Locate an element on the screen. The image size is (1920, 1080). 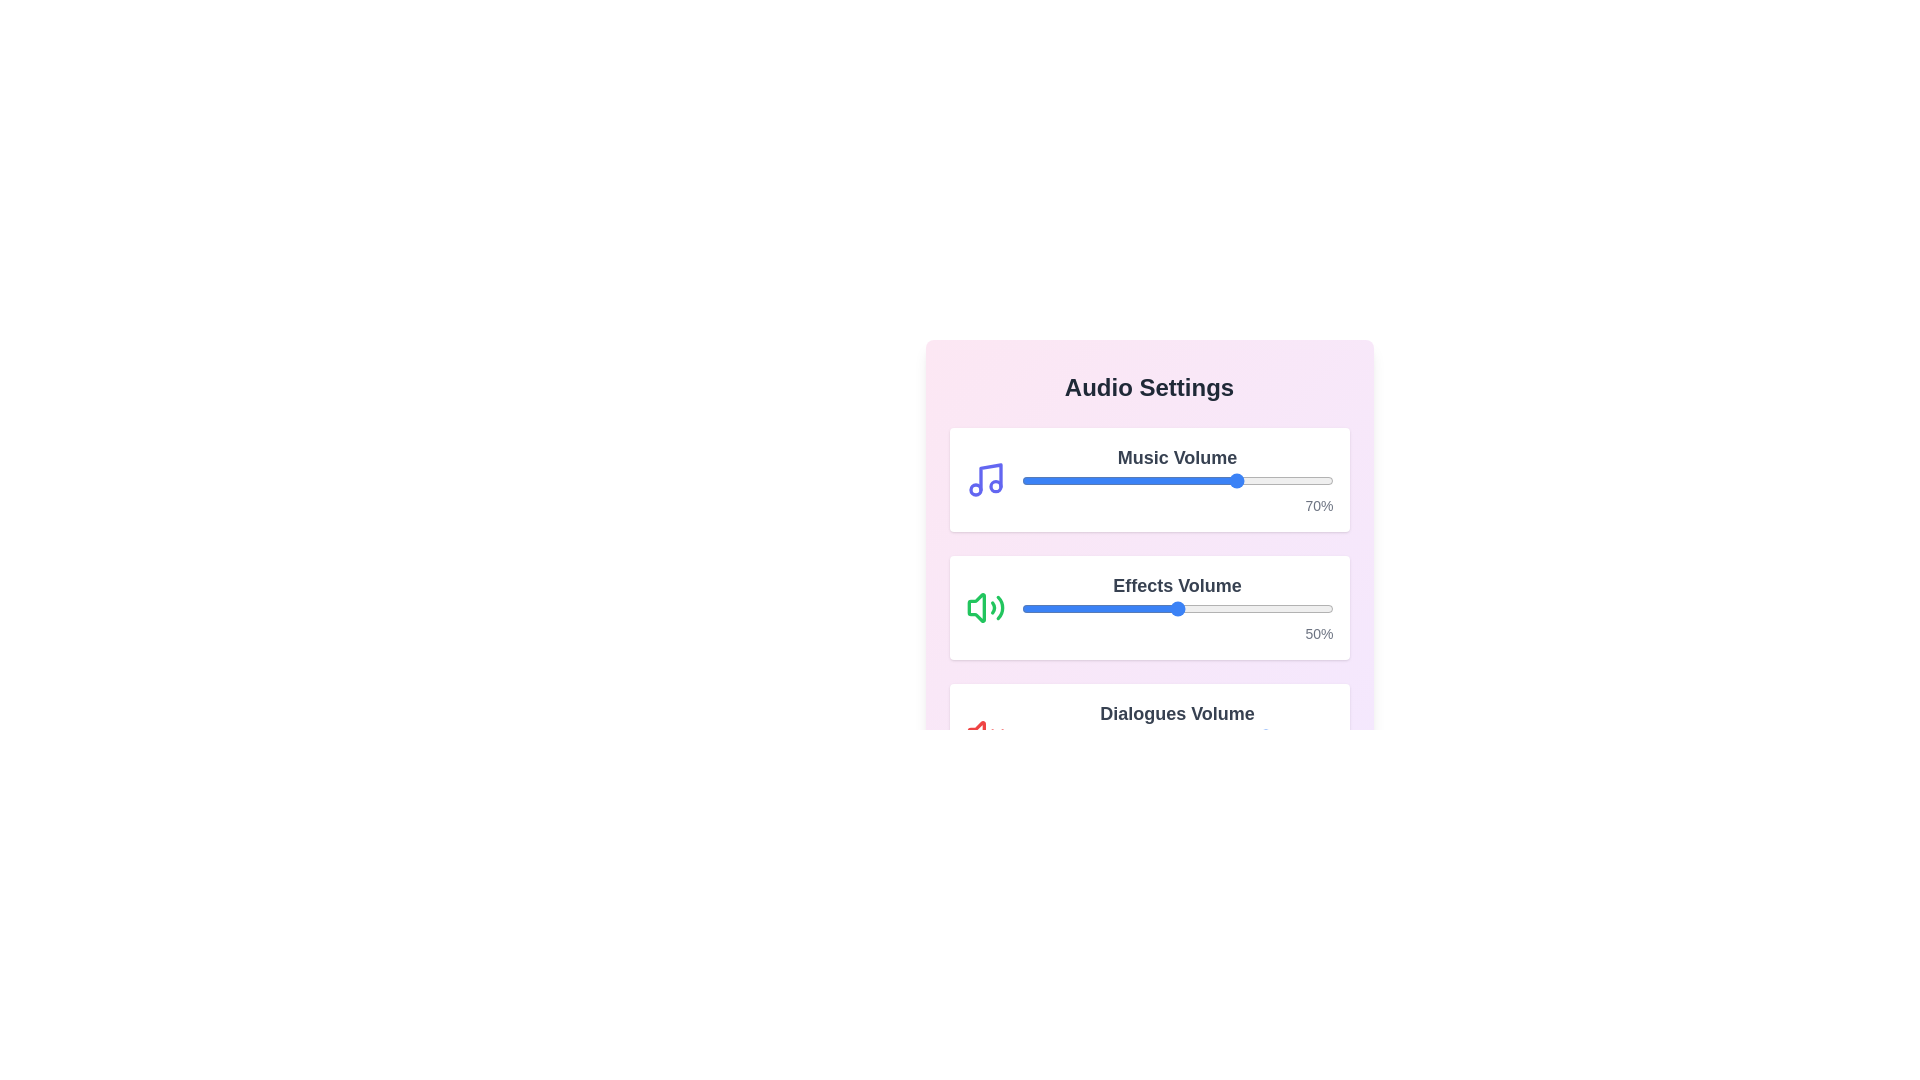
the Dialogues Volume slider to 29% is located at coordinates (1111, 736).